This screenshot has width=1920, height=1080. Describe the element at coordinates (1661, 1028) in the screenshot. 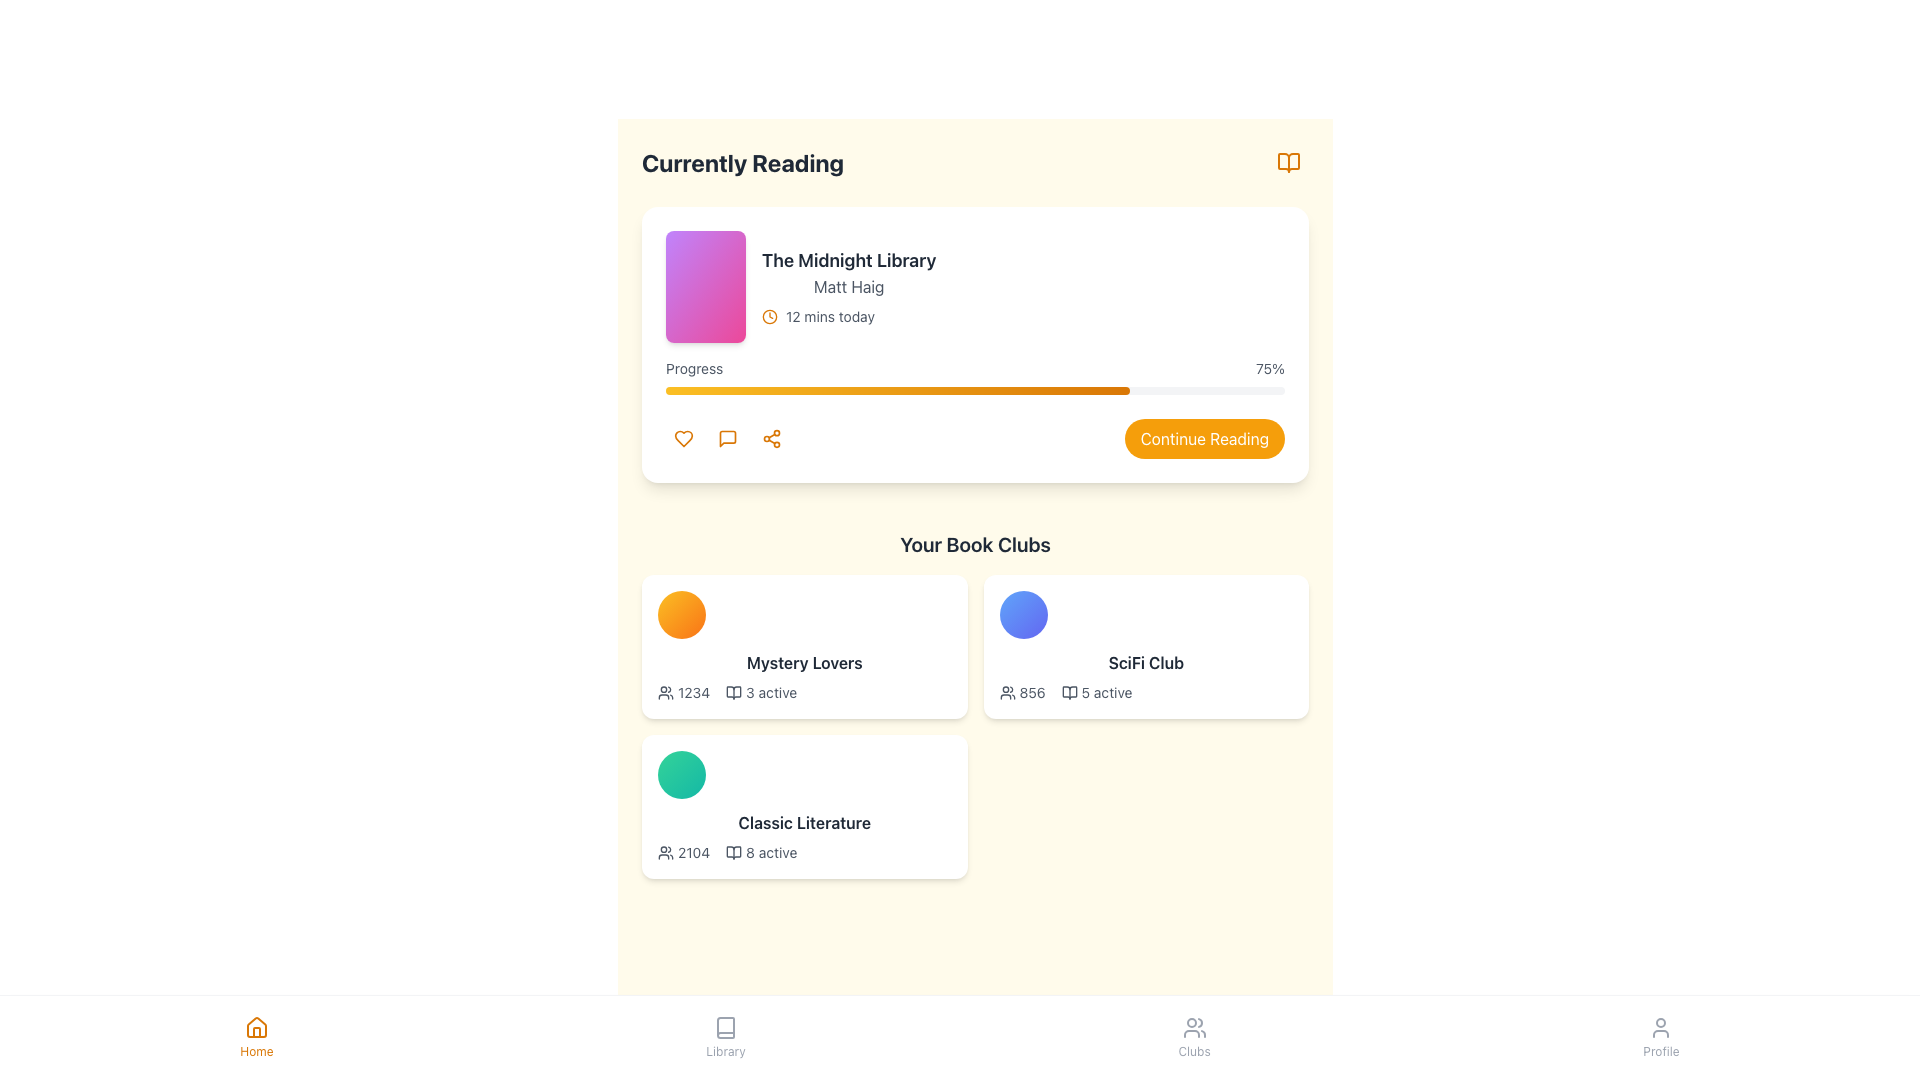

I see `the user profile icon at the far-right end of the bottom navigation bar` at that location.